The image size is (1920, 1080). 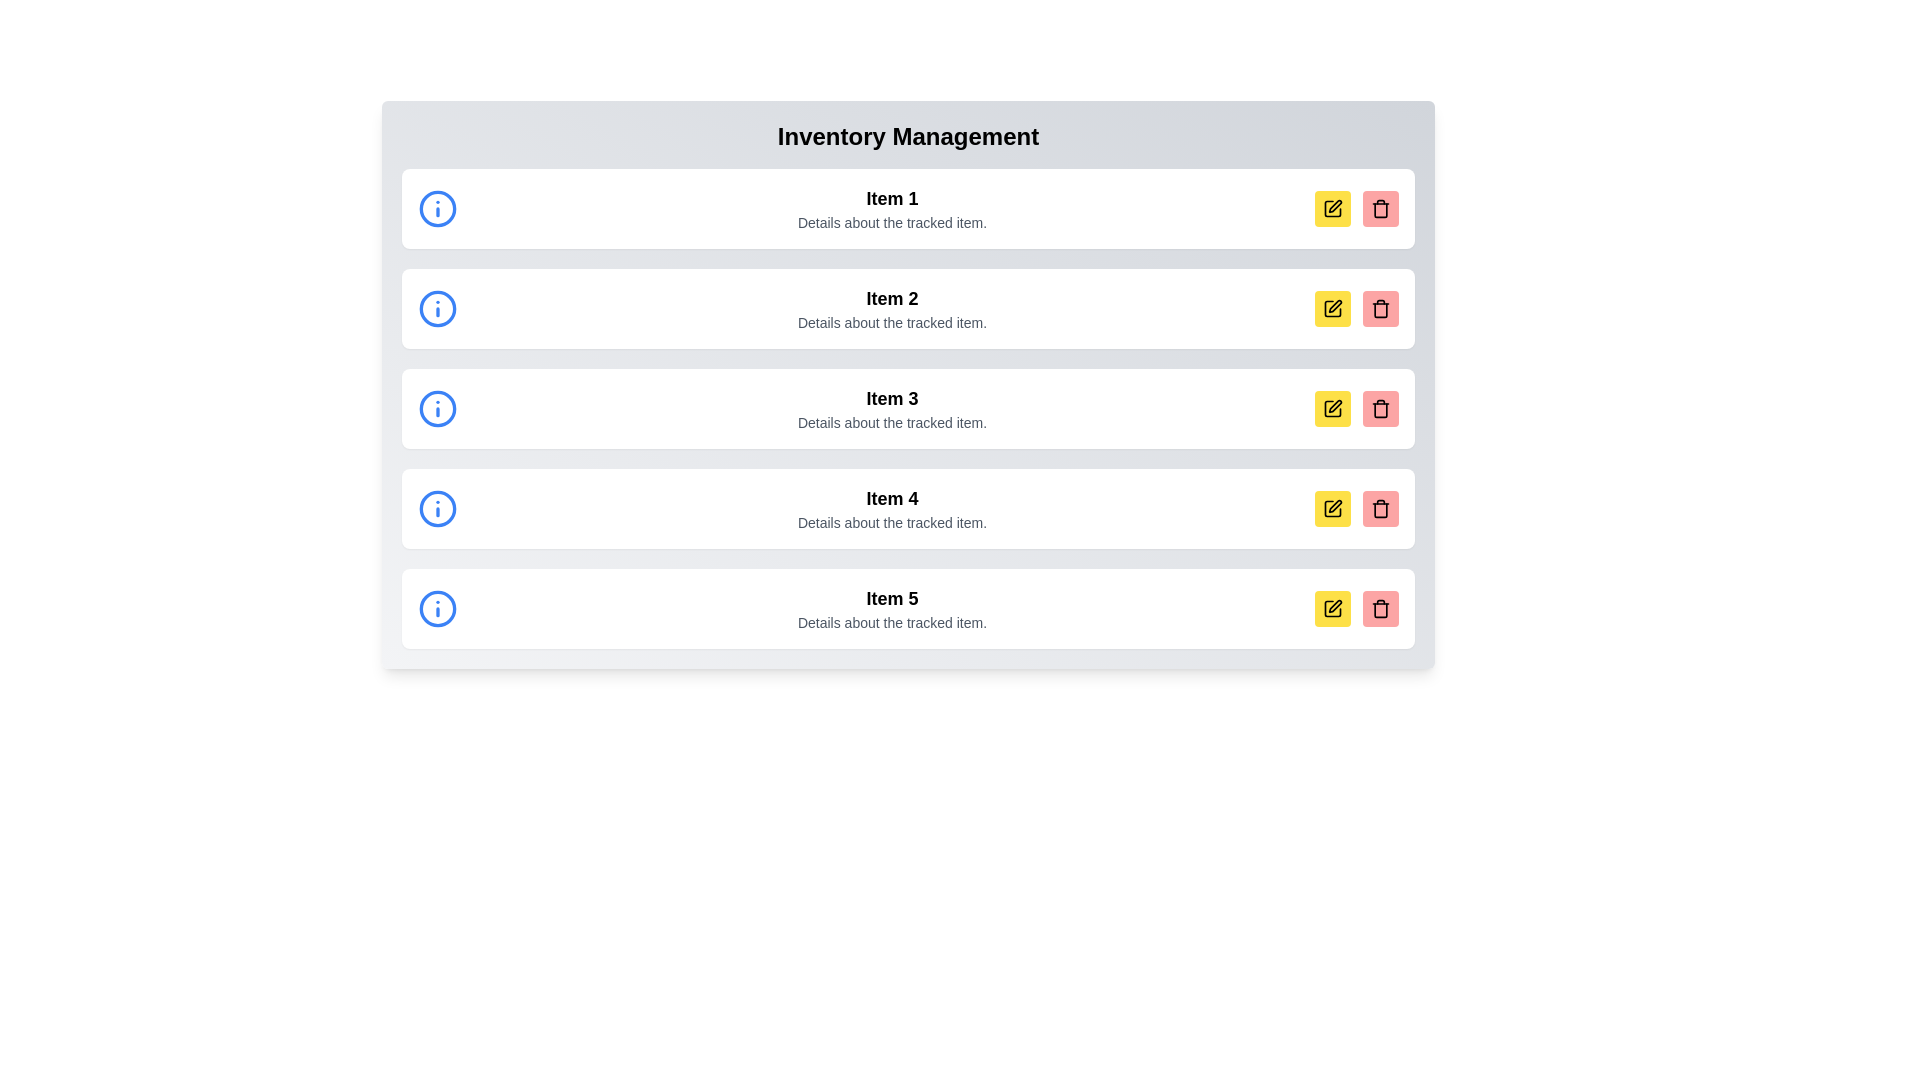 I want to click on the fourth row of the list item in the inventory management system, so click(x=891, y=508).